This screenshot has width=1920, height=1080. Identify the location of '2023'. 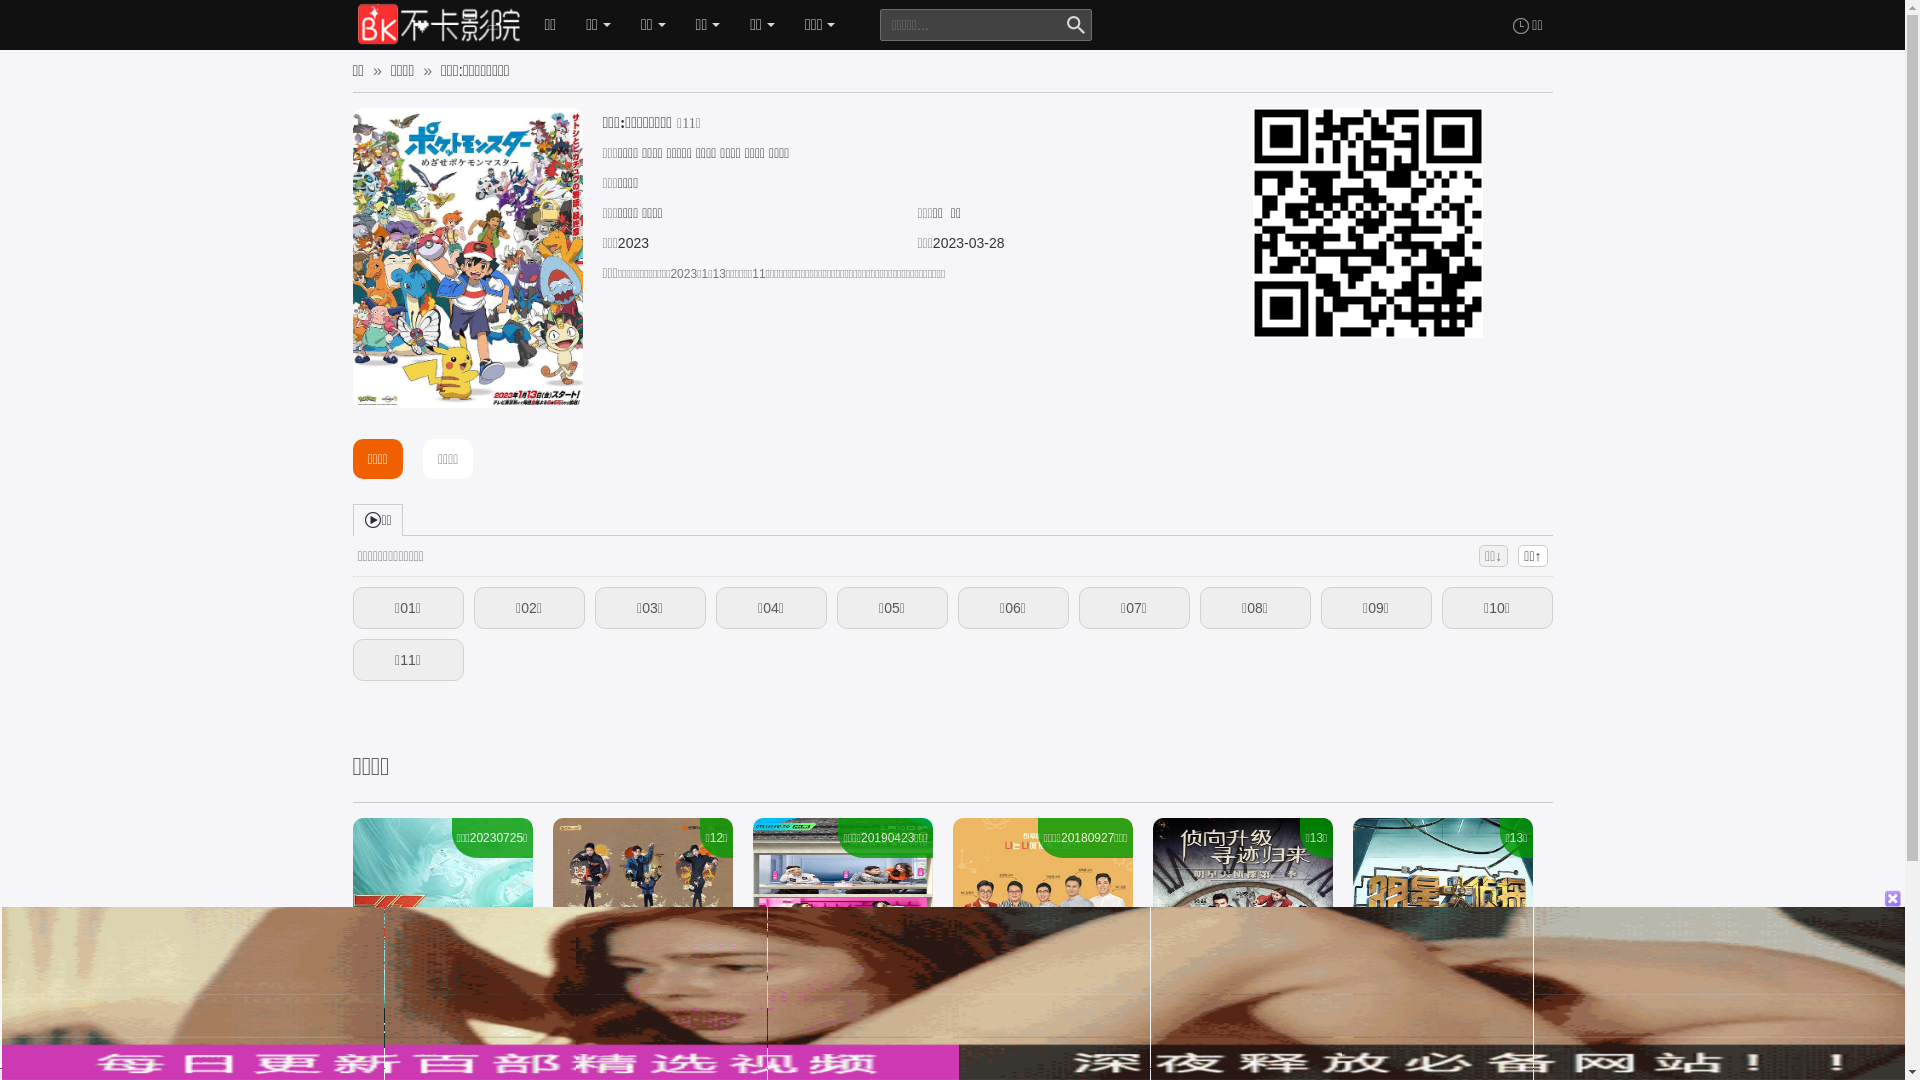
(632, 242).